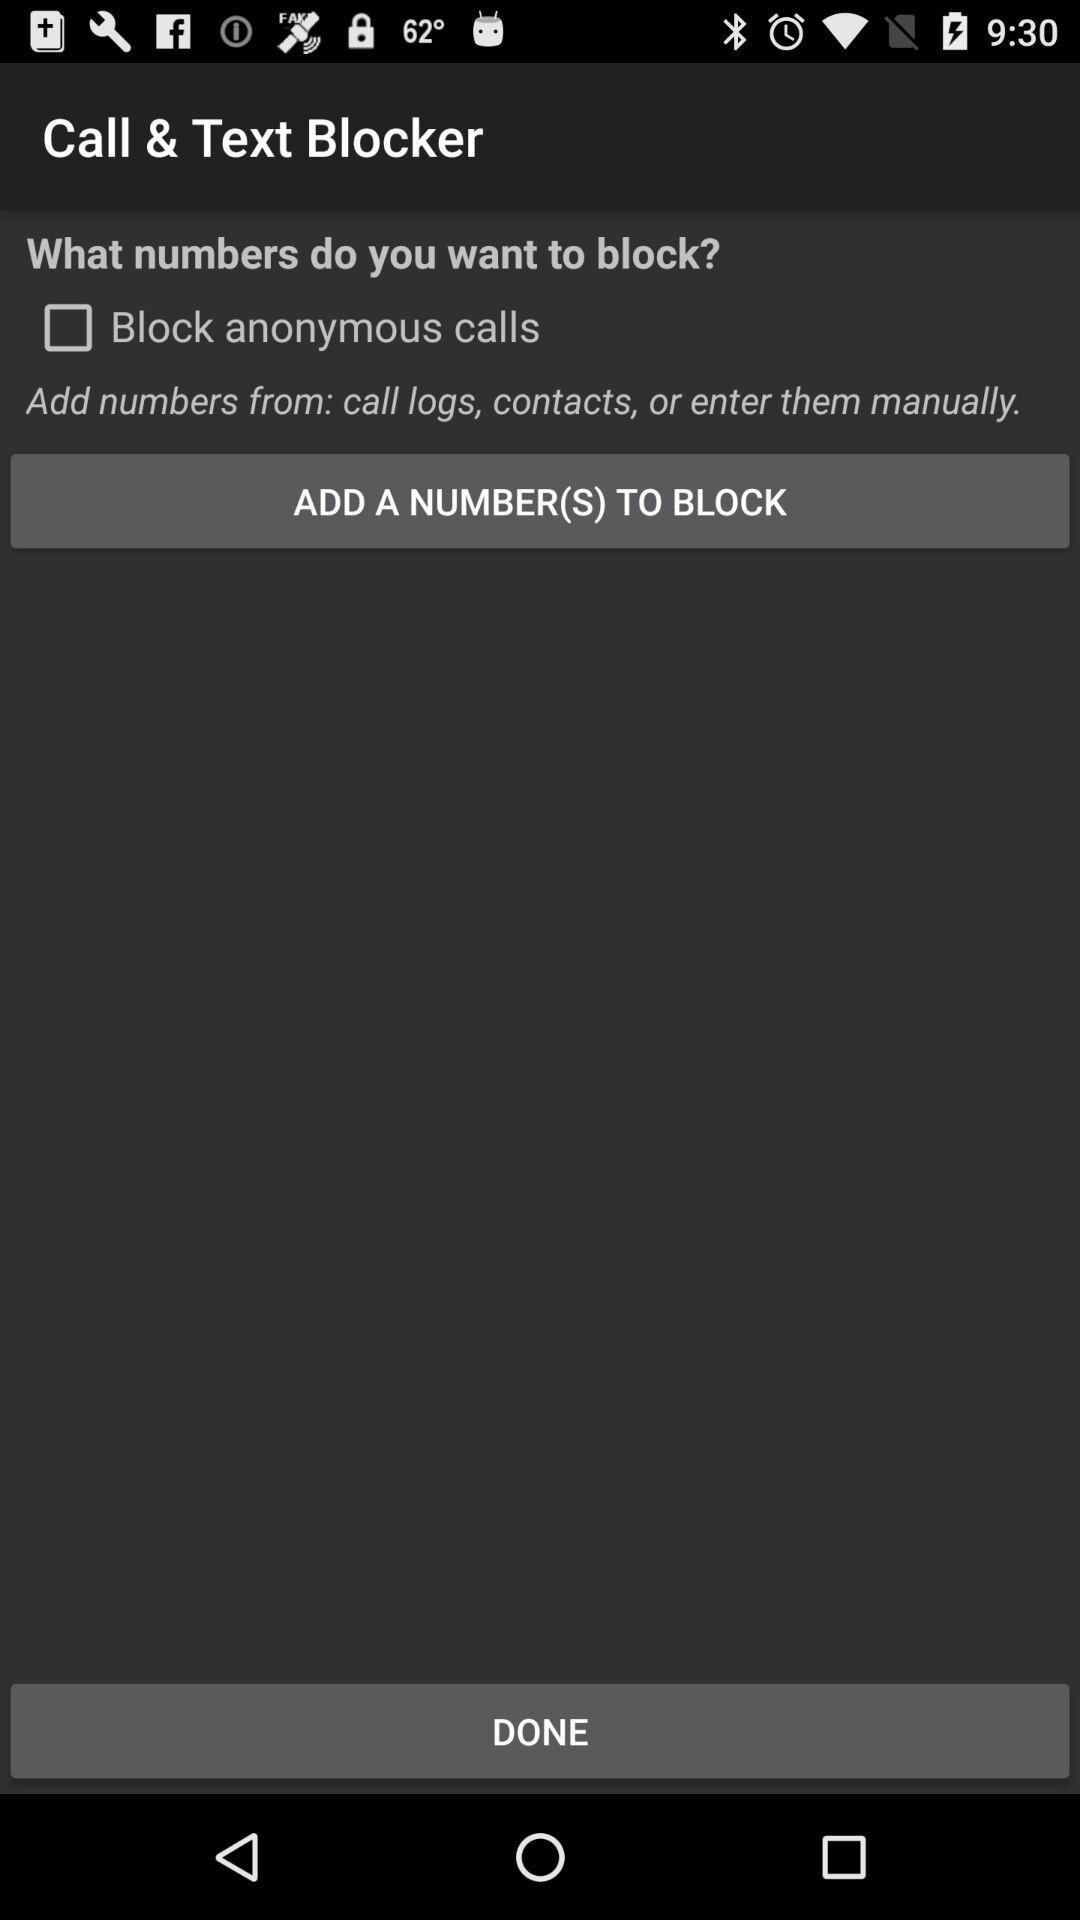 Image resolution: width=1080 pixels, height=1920 pixels. I want to click on the icon above the done icon, so click(540, 1101).